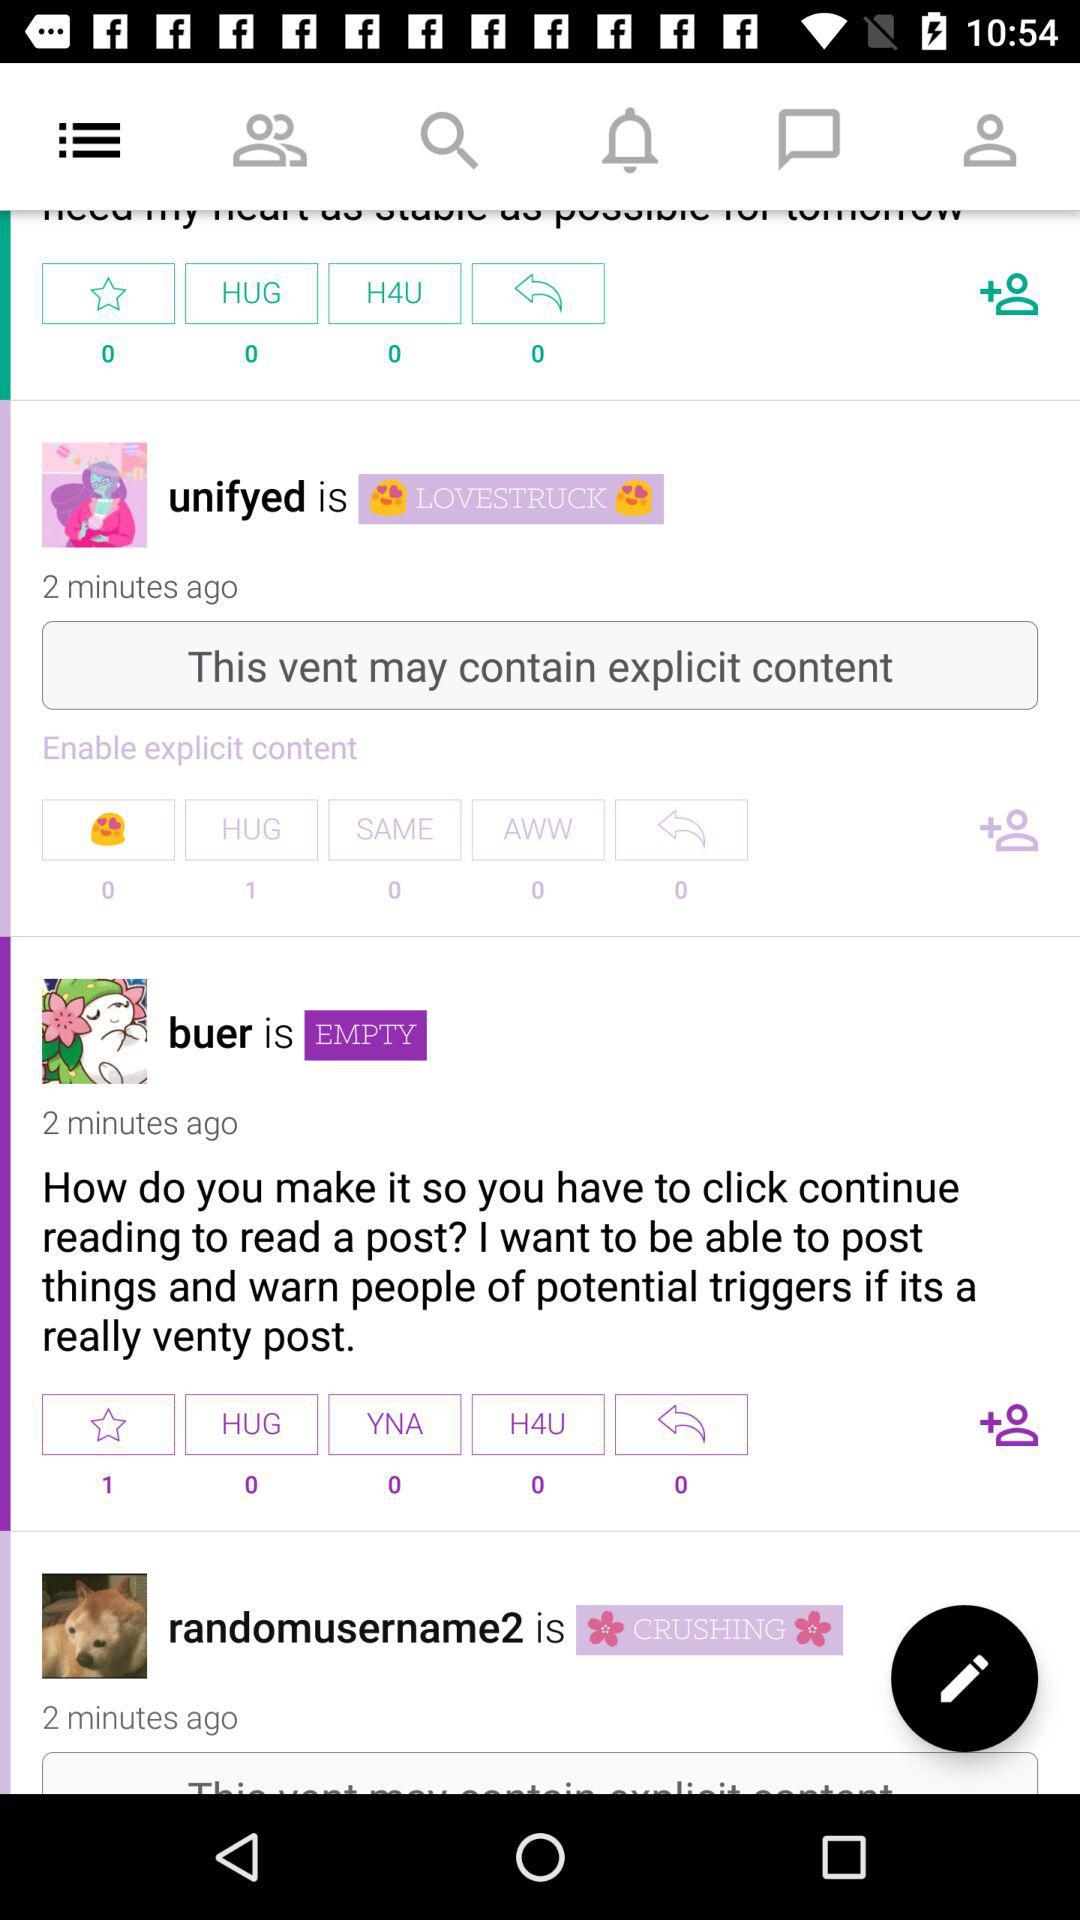 The width and height of the screenshot is (1080, 1920). Describe the element at coordinates (680, 829) in the screenshot. I see `previous` at that location.